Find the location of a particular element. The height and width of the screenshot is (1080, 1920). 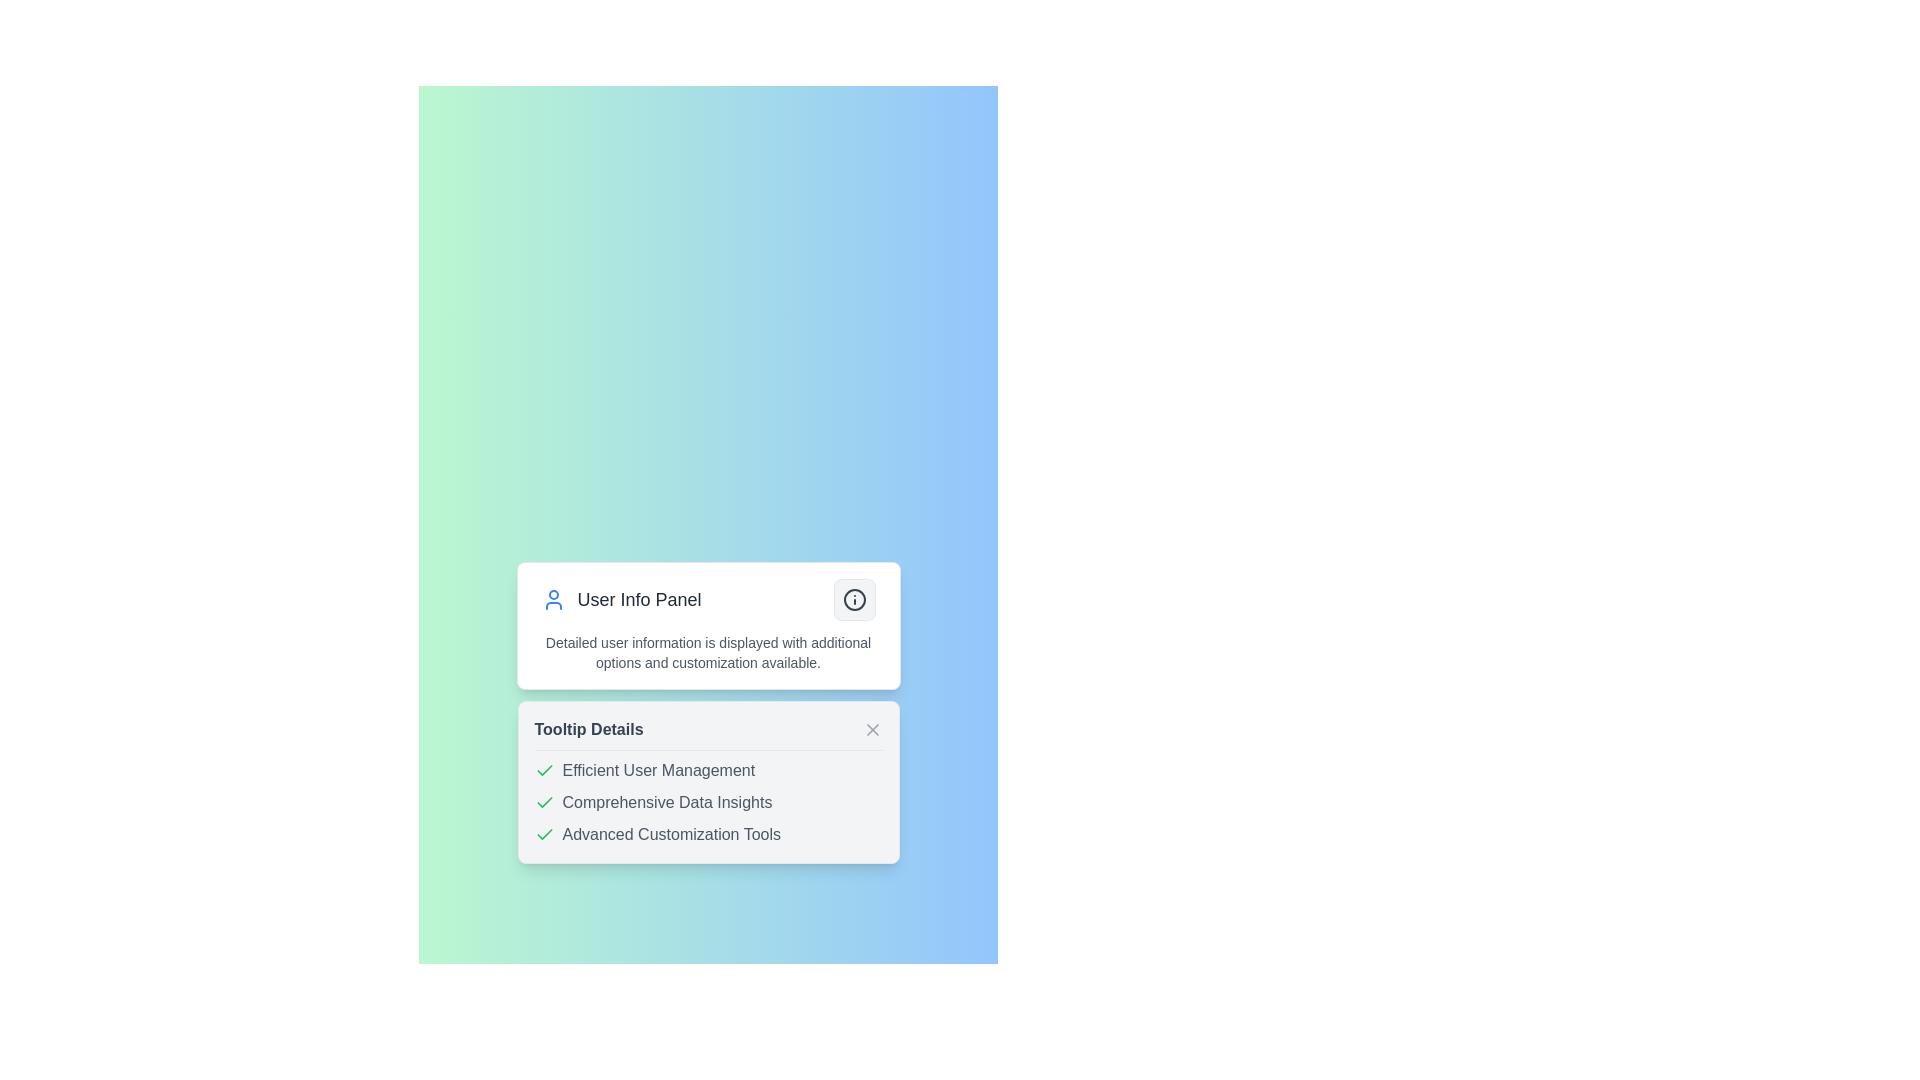

the SVG circle element representing visual information in the top-right corner of the 'User Info Panel' card is located at coordinates (854, 599).